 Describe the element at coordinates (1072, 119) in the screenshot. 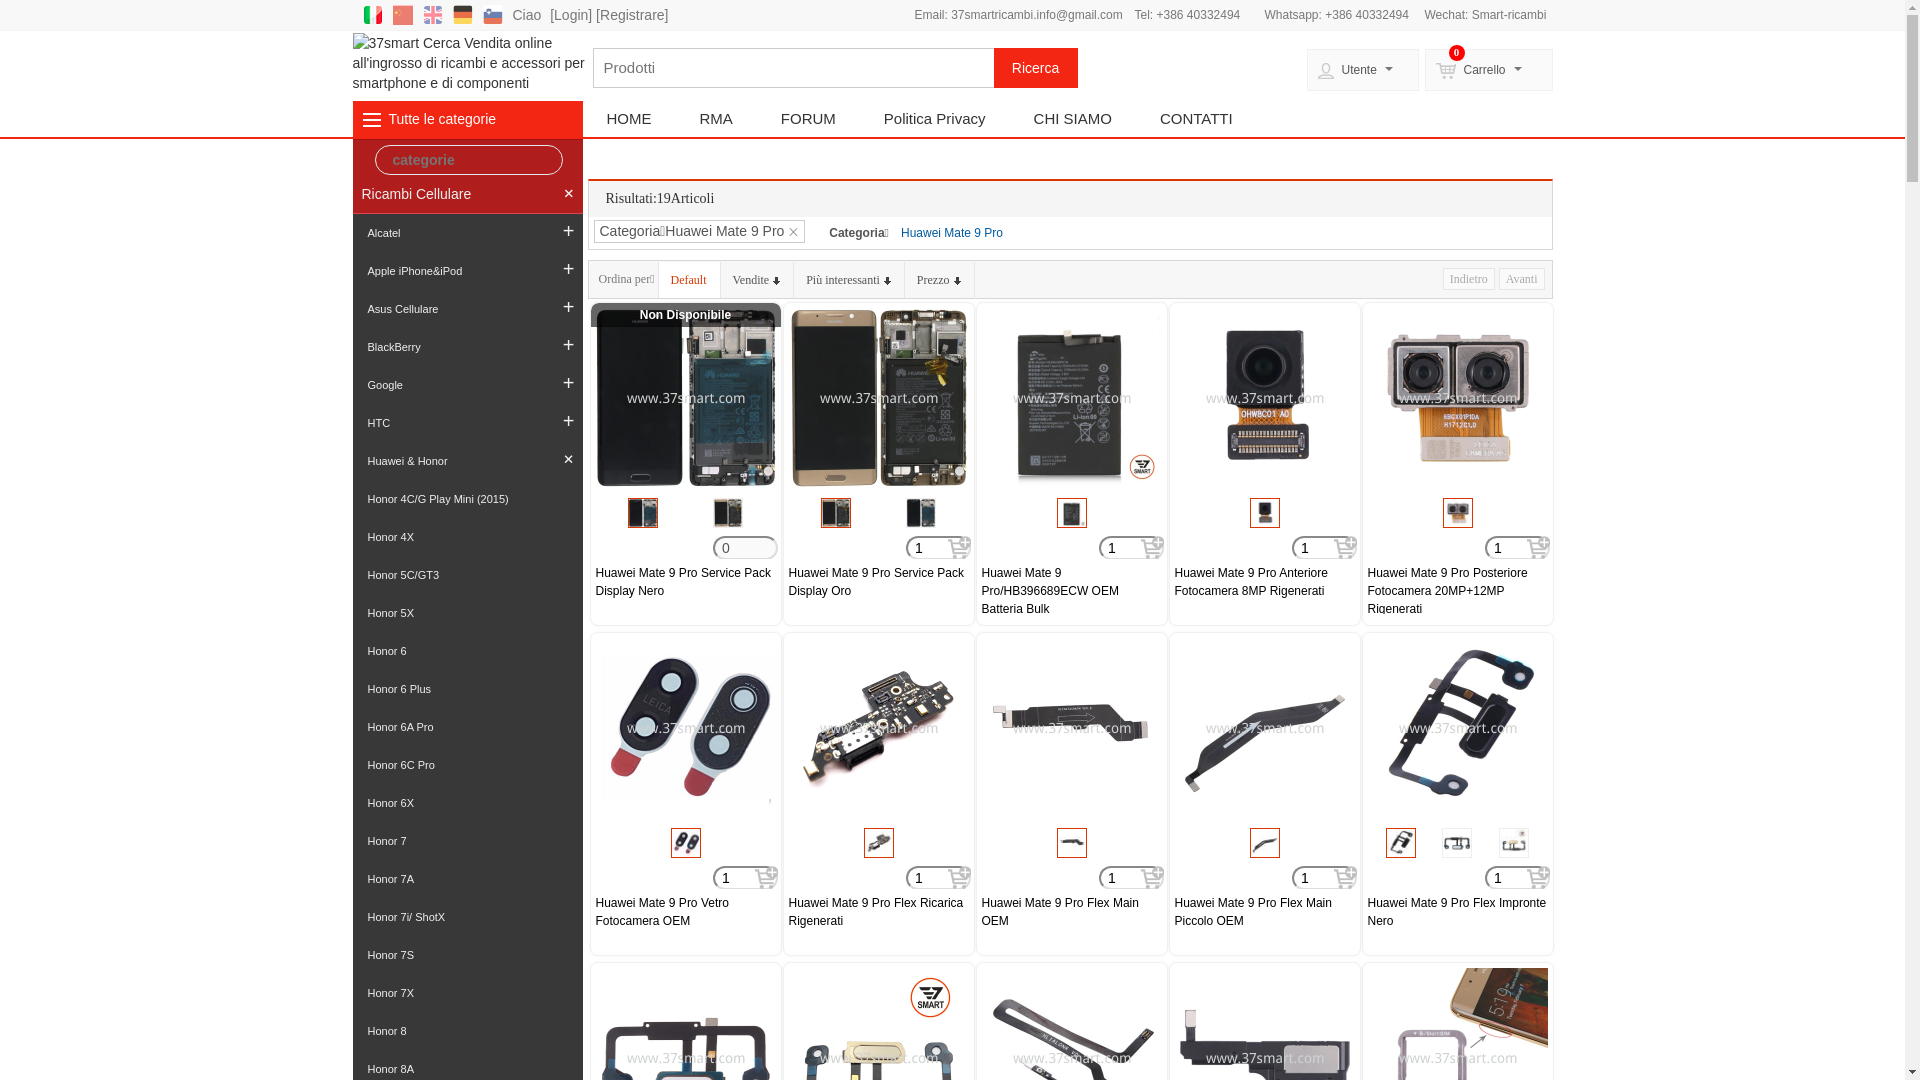

I see `'CHI SIAMO'` at that location.